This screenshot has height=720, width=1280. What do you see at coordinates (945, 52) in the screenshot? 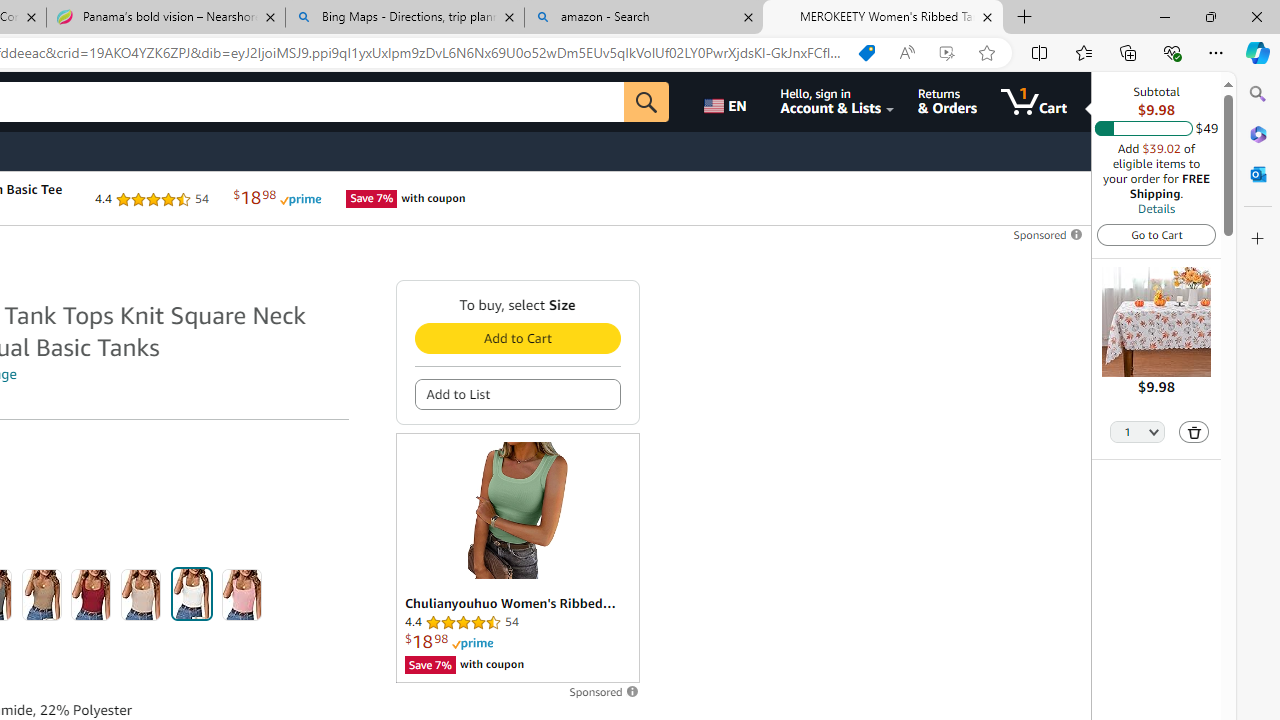
I see `'Enhance video'` at bounding box center [945, 52].